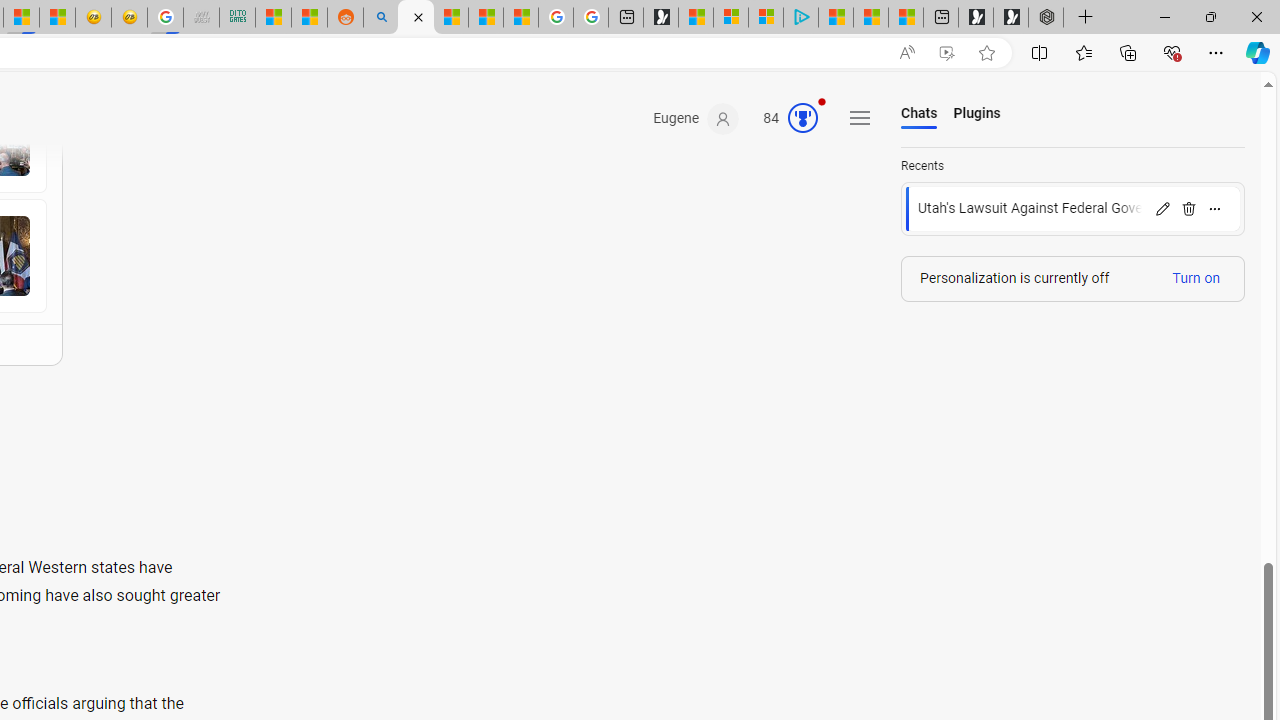 The image size is (1280, 720). I want to click on 'Eugene', so click(696, 119).